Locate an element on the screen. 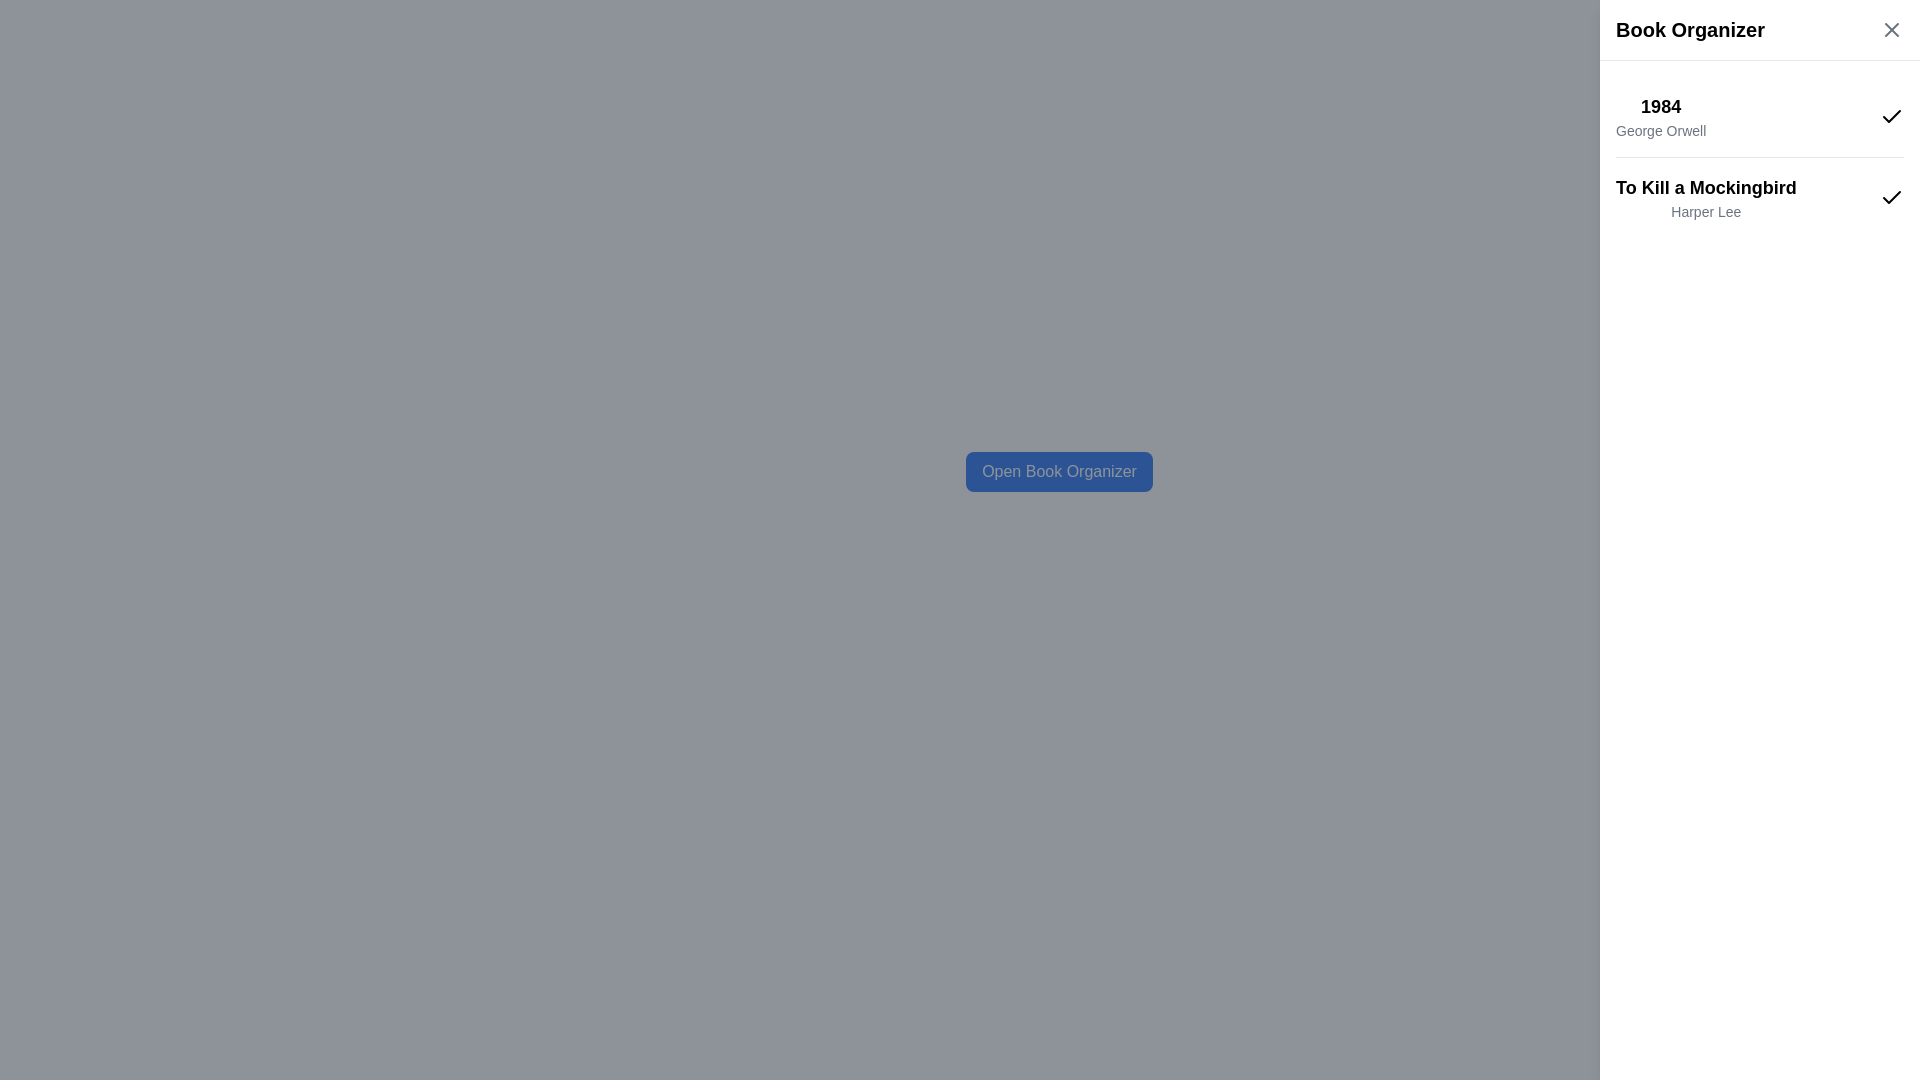 The height and width of the screenshot is (1080, 1920). the book entry in the right-side panel that displays the book's title and author, located below '1984' by George Orwell is located at coordinates (1760, 197).